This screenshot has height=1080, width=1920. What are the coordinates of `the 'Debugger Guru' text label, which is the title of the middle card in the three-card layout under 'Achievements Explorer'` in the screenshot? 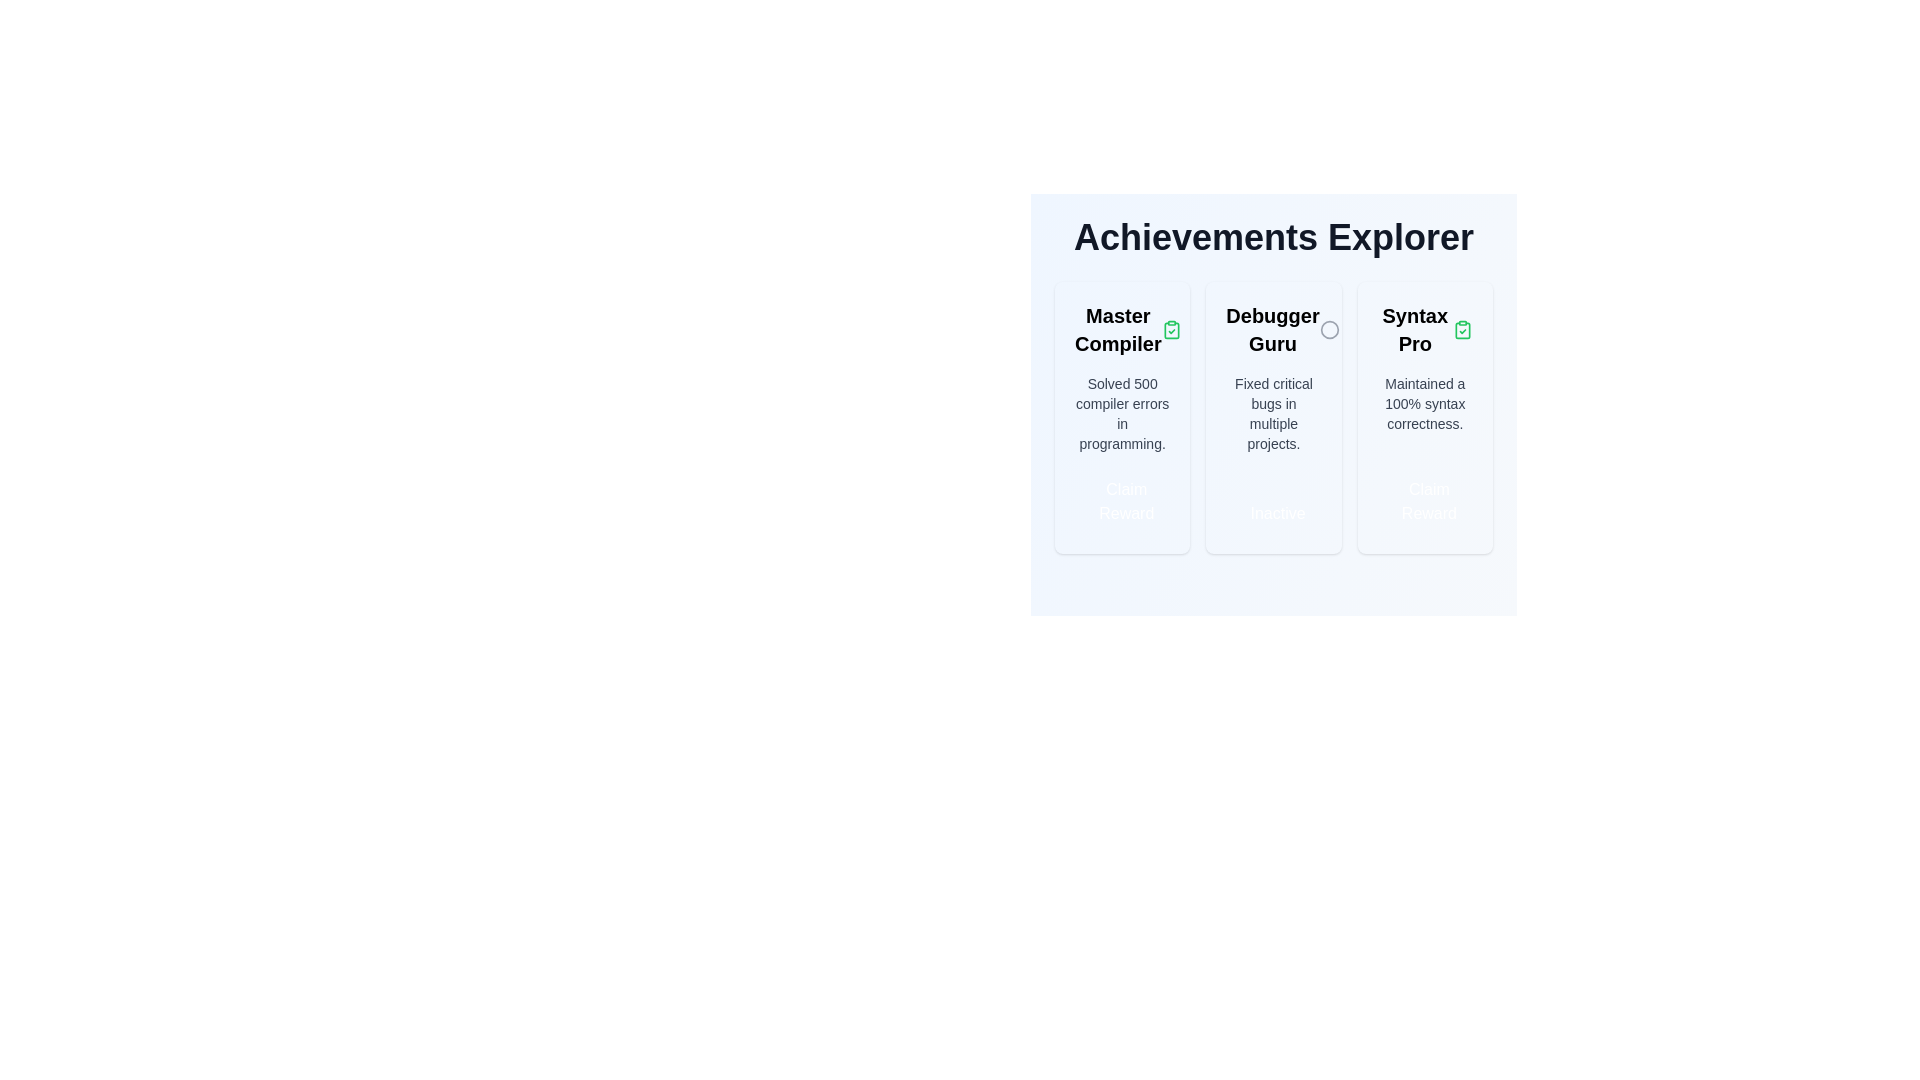 It's located at (1272, 329).